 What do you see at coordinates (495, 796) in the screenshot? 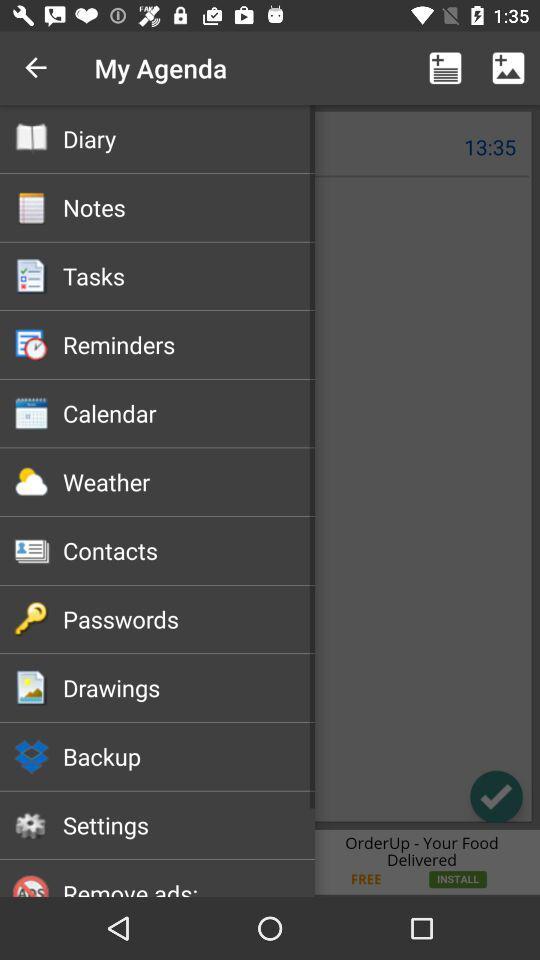
I see `the check icon` at bounding box center [495, 796].